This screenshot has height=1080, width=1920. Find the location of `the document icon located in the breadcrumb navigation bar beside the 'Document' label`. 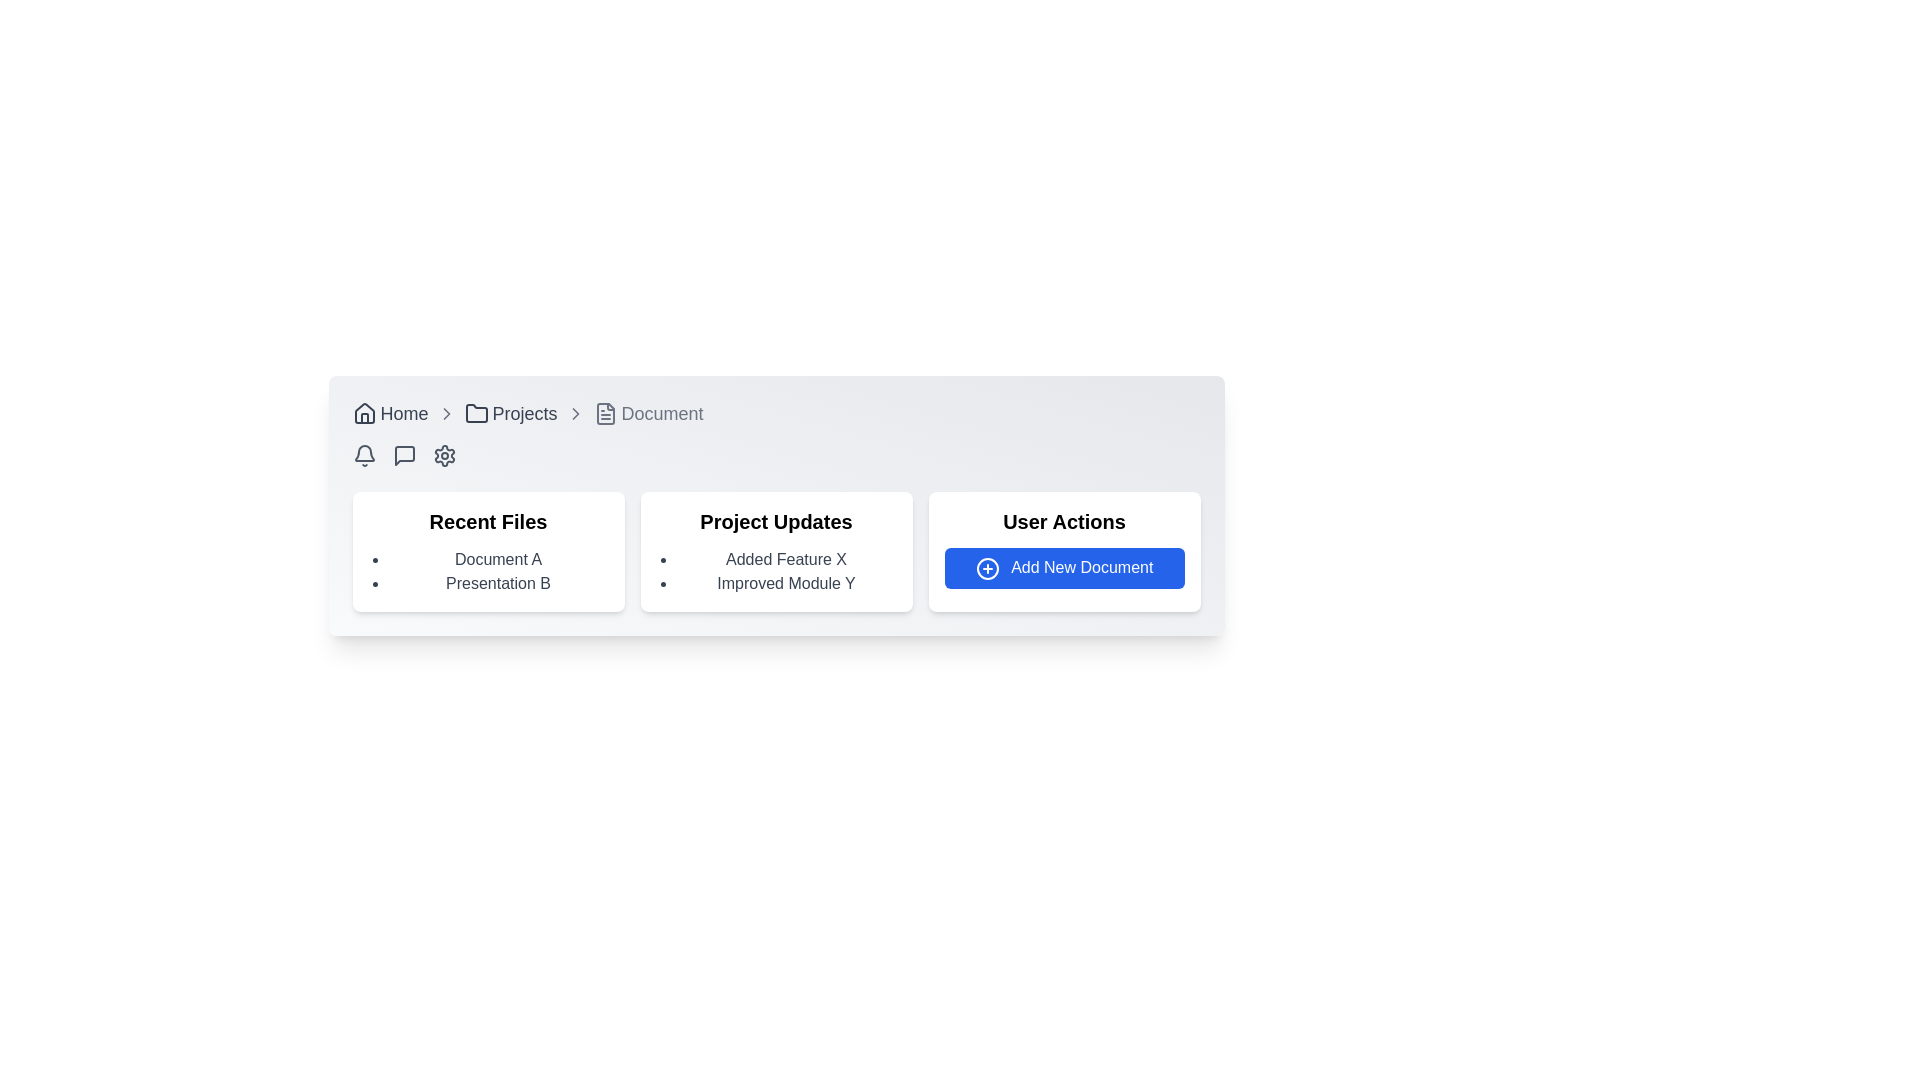

the document icon located in the breadcrumb navigation bar beside the 'Document' label is located at coordinates (604, 412).